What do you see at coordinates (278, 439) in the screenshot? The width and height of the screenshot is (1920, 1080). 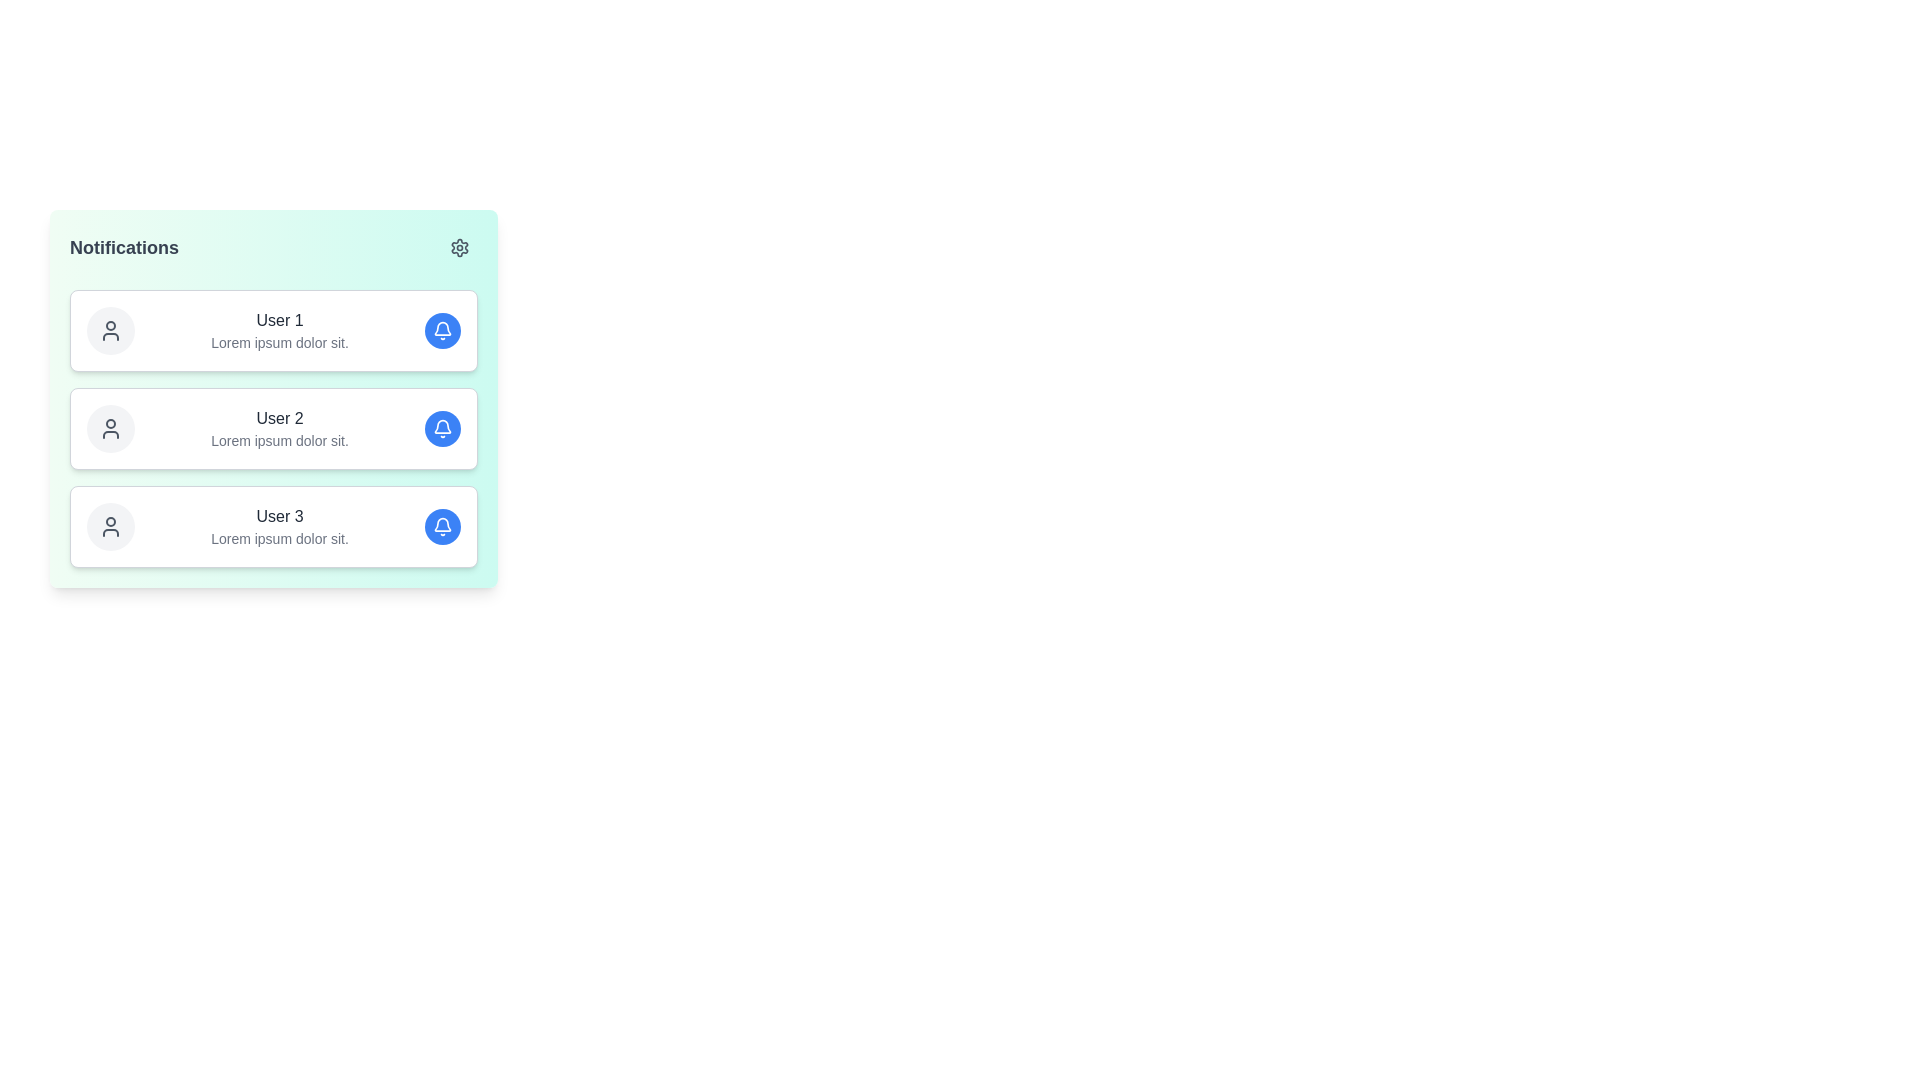 I see `the text label component displaying 'Lorem ipsum dolor sit.' which is positioned beneath 'User 2' in the notification card` at bounding box center [278, 439].